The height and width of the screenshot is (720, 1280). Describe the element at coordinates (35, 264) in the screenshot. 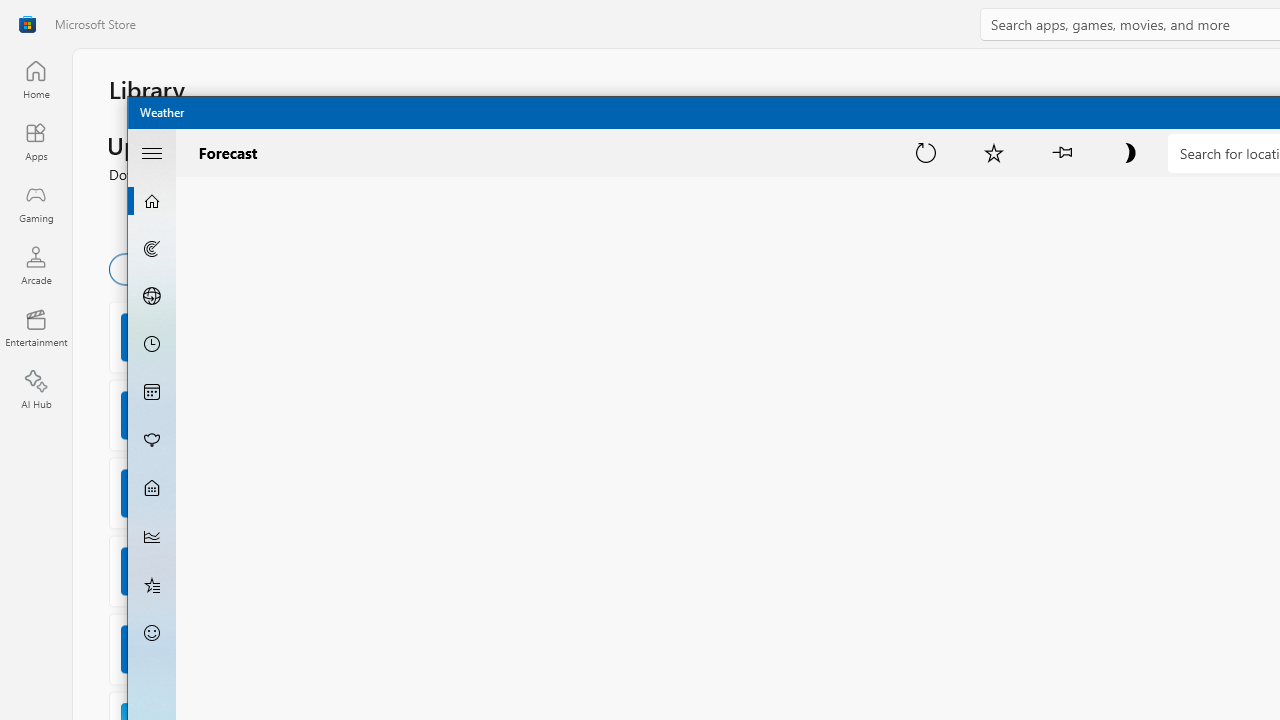

I see `'Arcade'` at that location.